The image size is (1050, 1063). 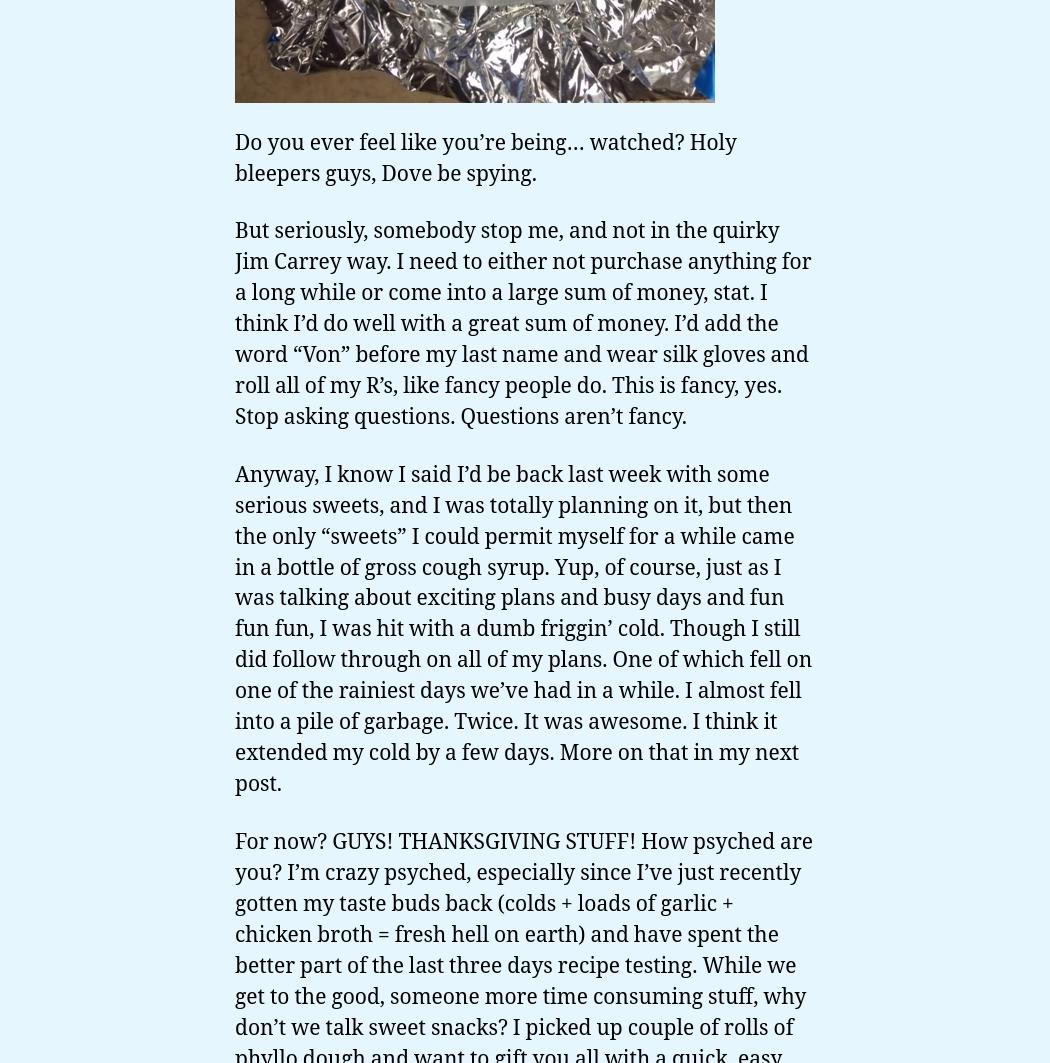 I want to click on 'Chocolate Cheer', so click(x=112, y=949).